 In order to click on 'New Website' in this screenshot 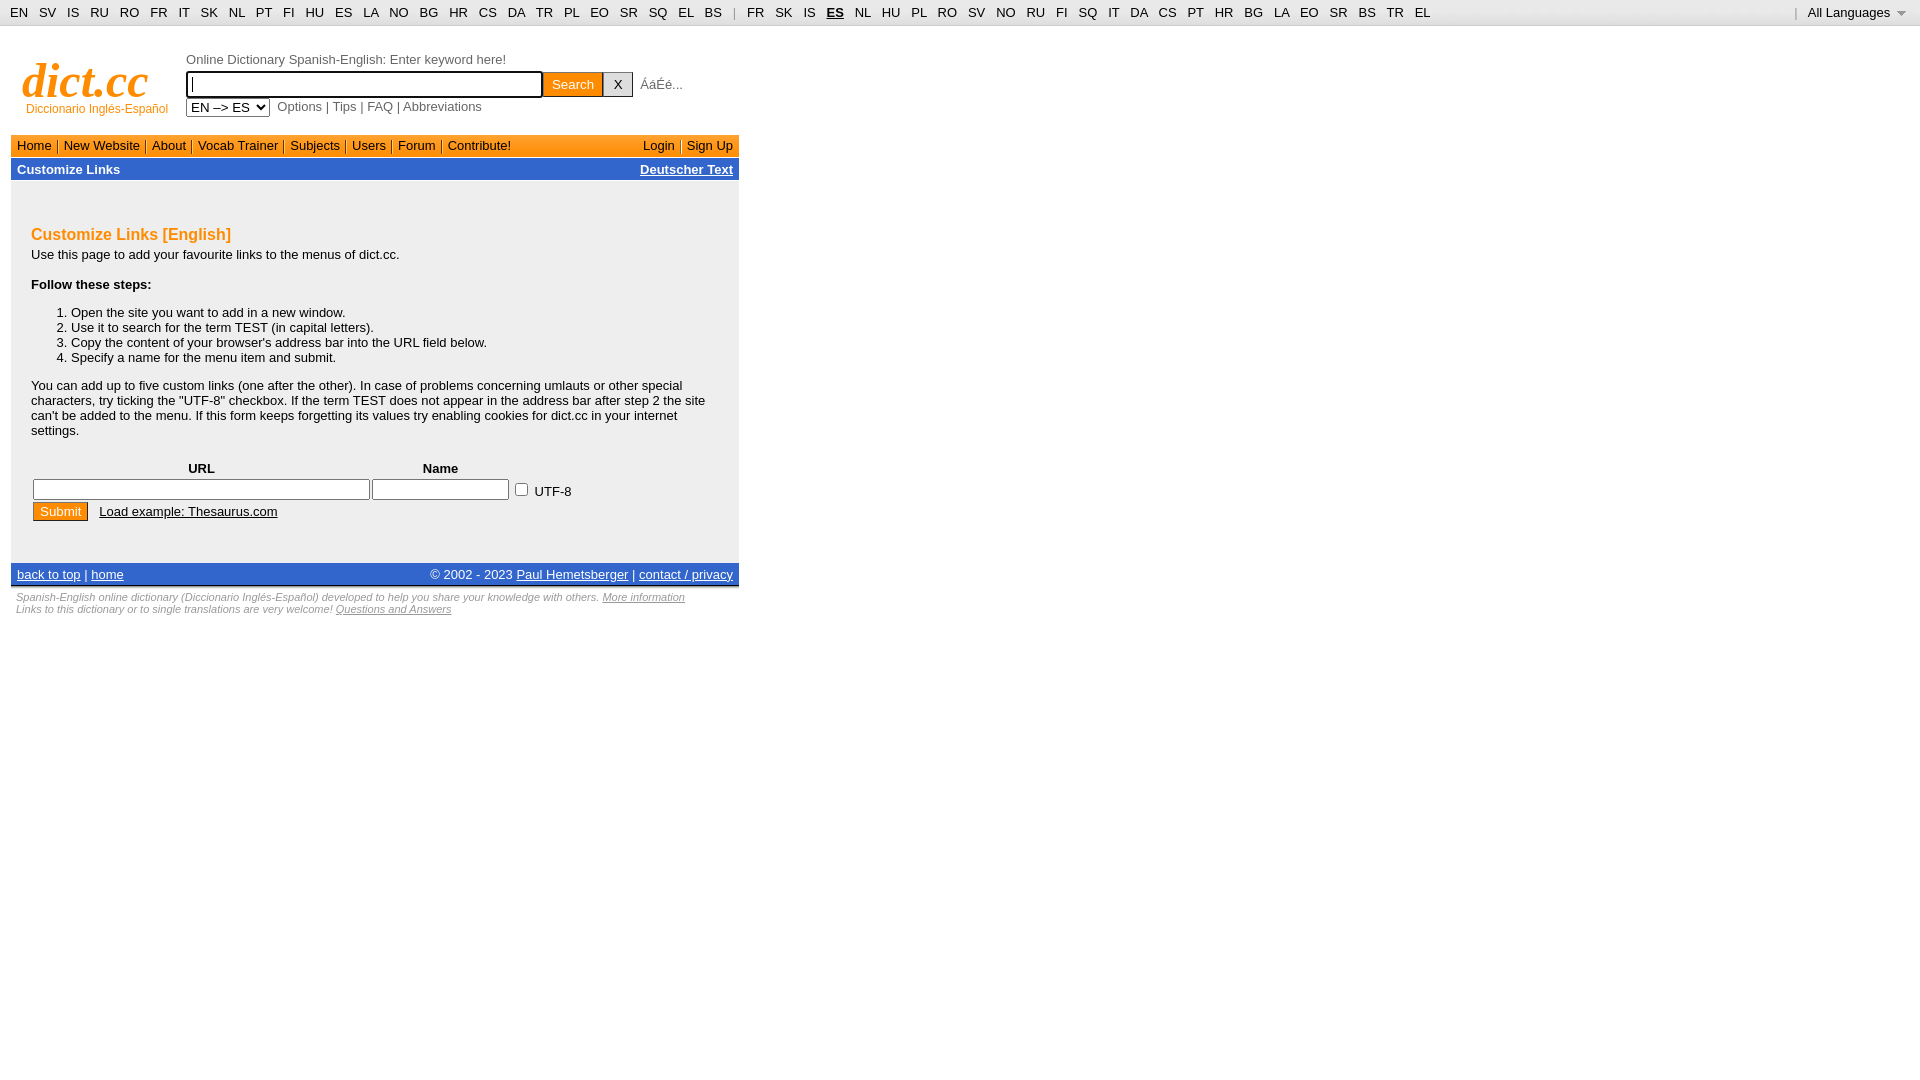, I will do `click(100, 144)`.